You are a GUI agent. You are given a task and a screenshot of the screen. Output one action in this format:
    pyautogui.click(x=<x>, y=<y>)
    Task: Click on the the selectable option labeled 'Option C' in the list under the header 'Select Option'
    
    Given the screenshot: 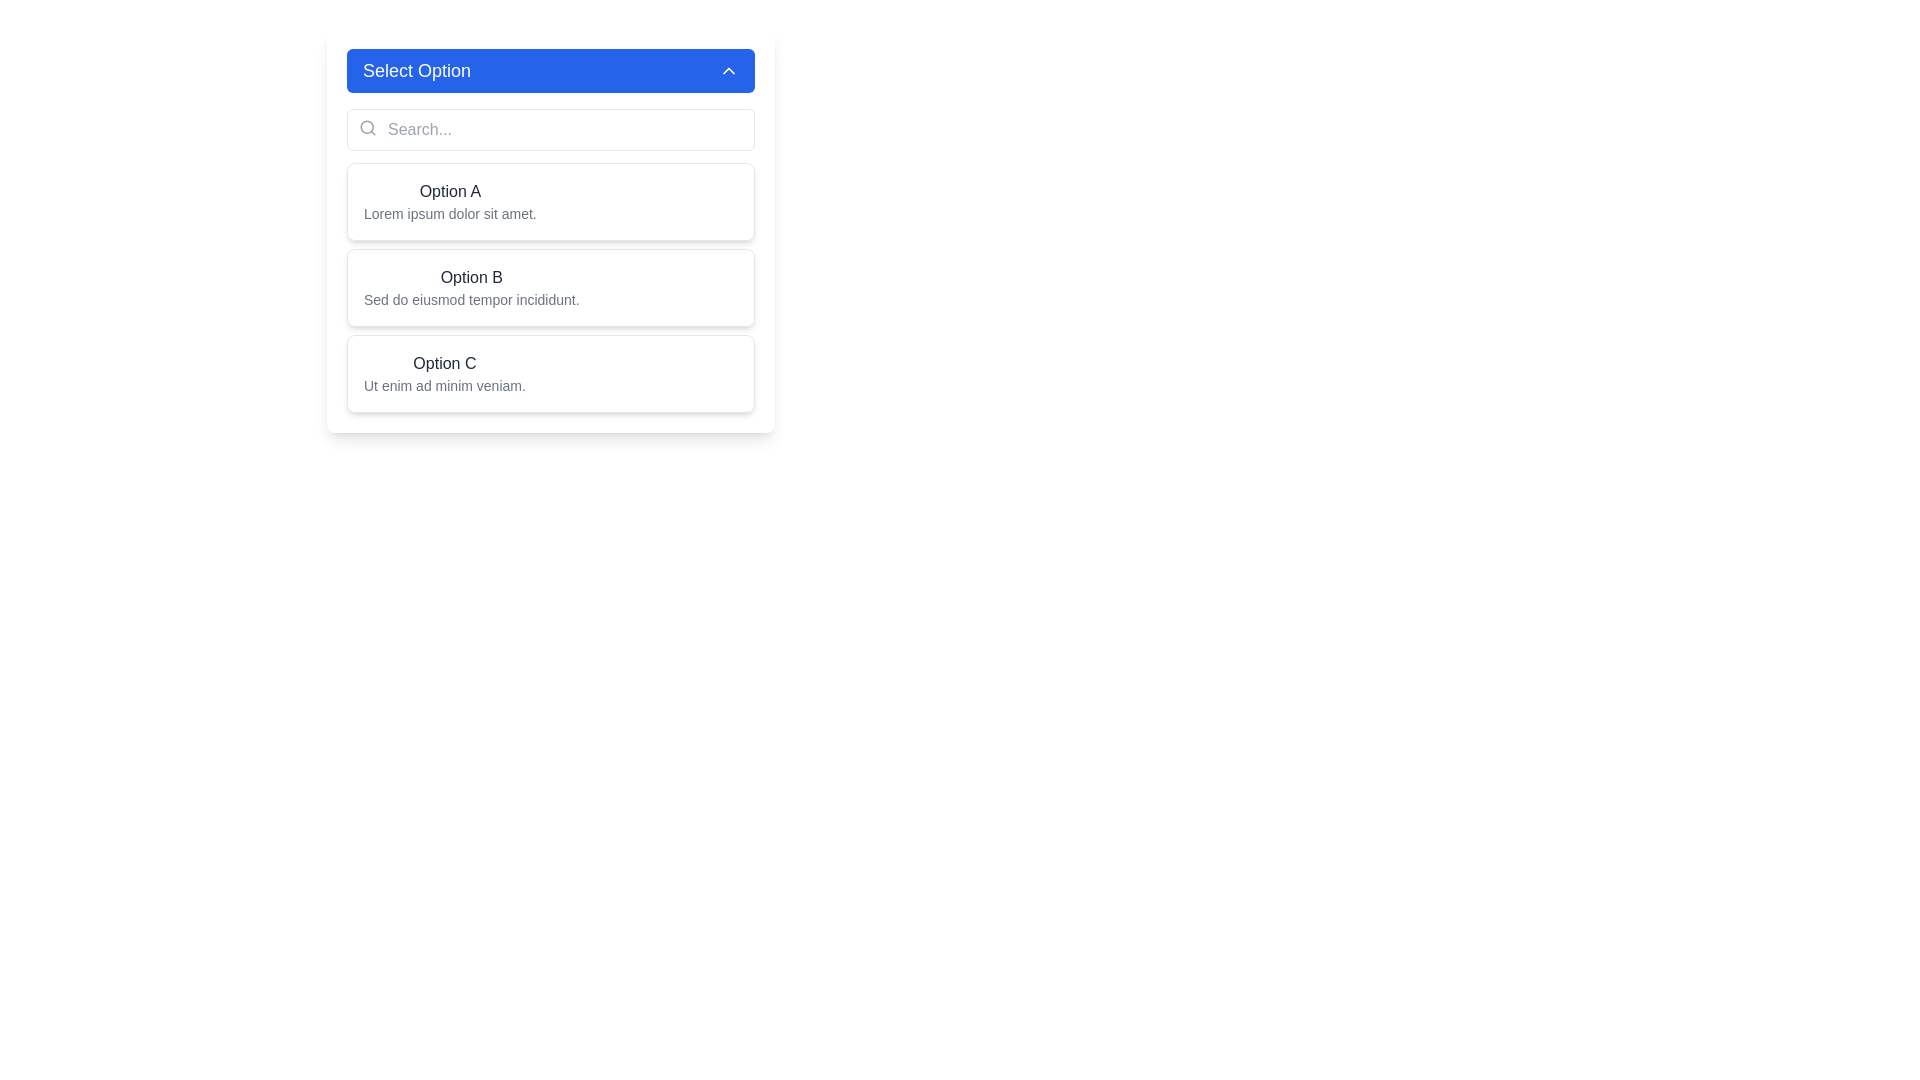 What is the action you would take?
    pyautogui.click(x=443, y=363)
    